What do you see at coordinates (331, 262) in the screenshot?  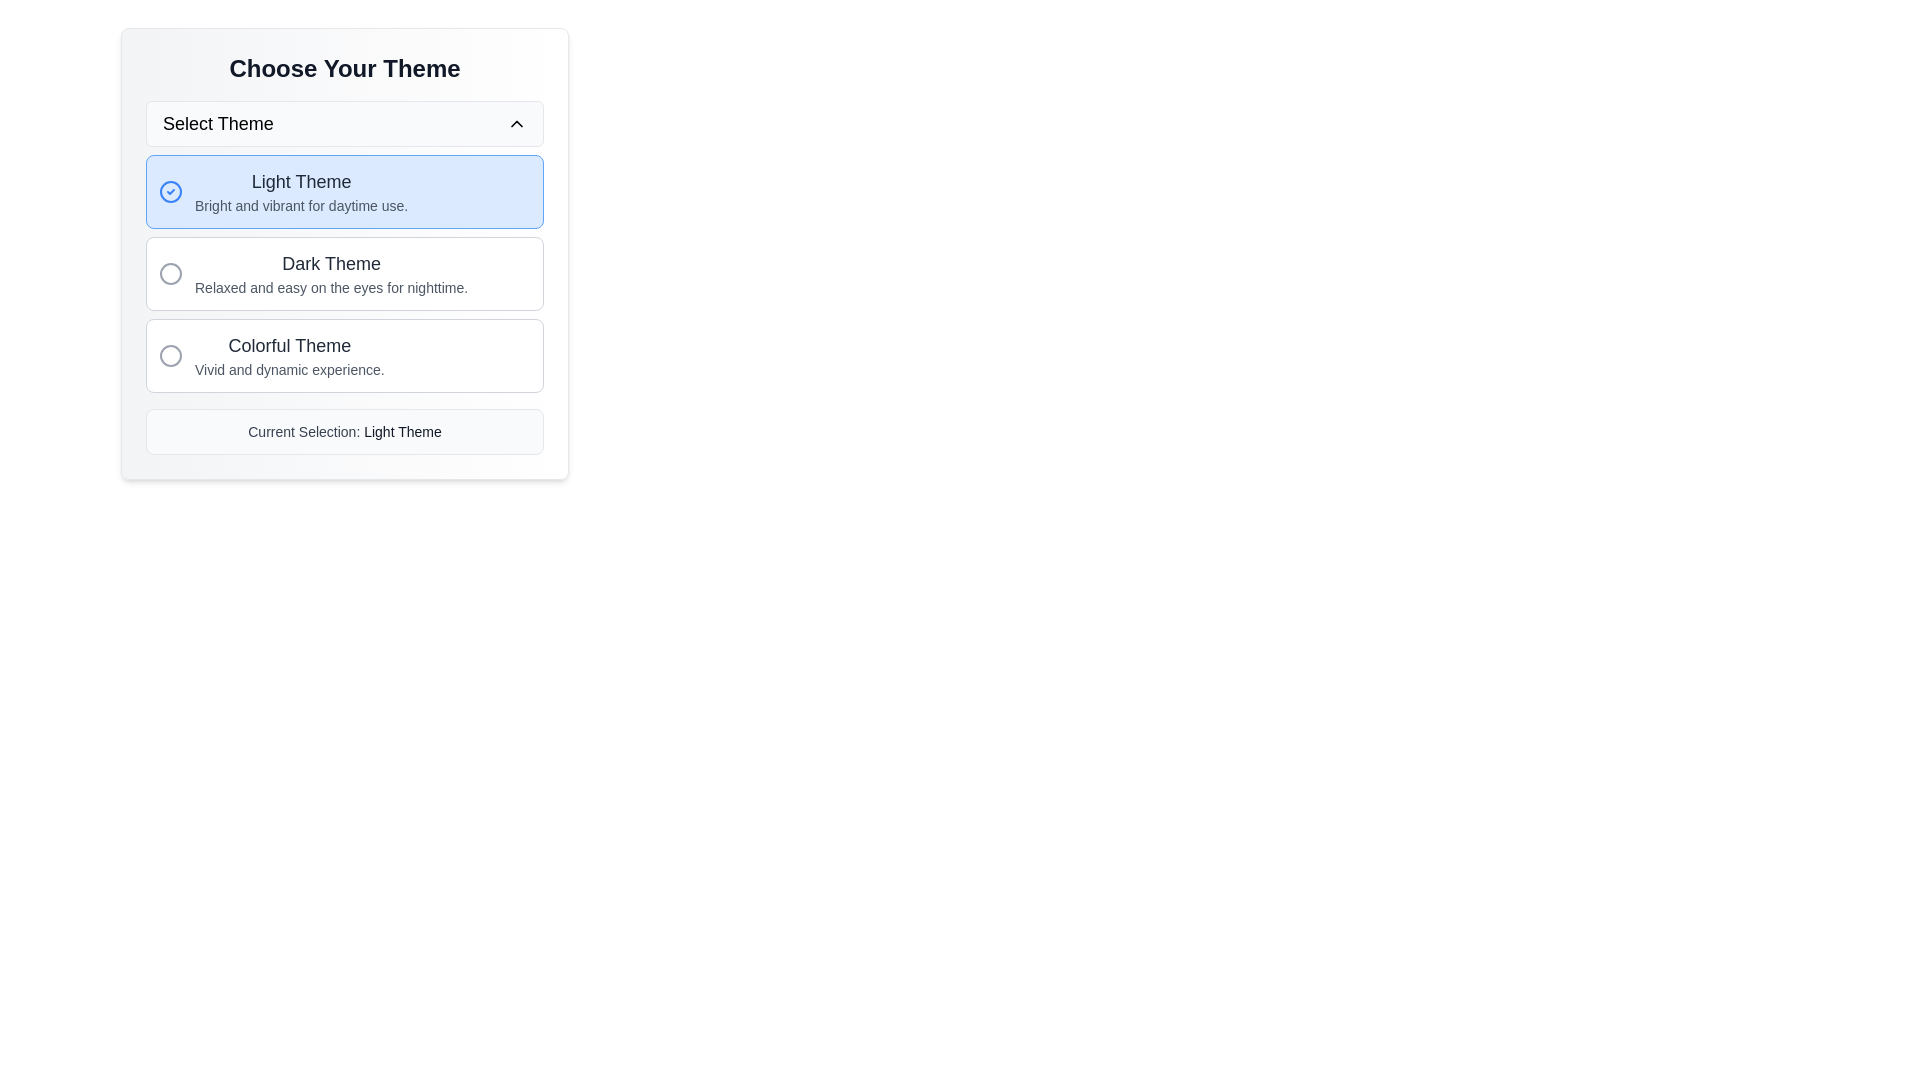 I see `the 'Dark Theme' text label within the 'Choose Your Theme' section, which is positioned between 'Light Theme' and 'Colorful Theme'` at bounding box center [331, 262].